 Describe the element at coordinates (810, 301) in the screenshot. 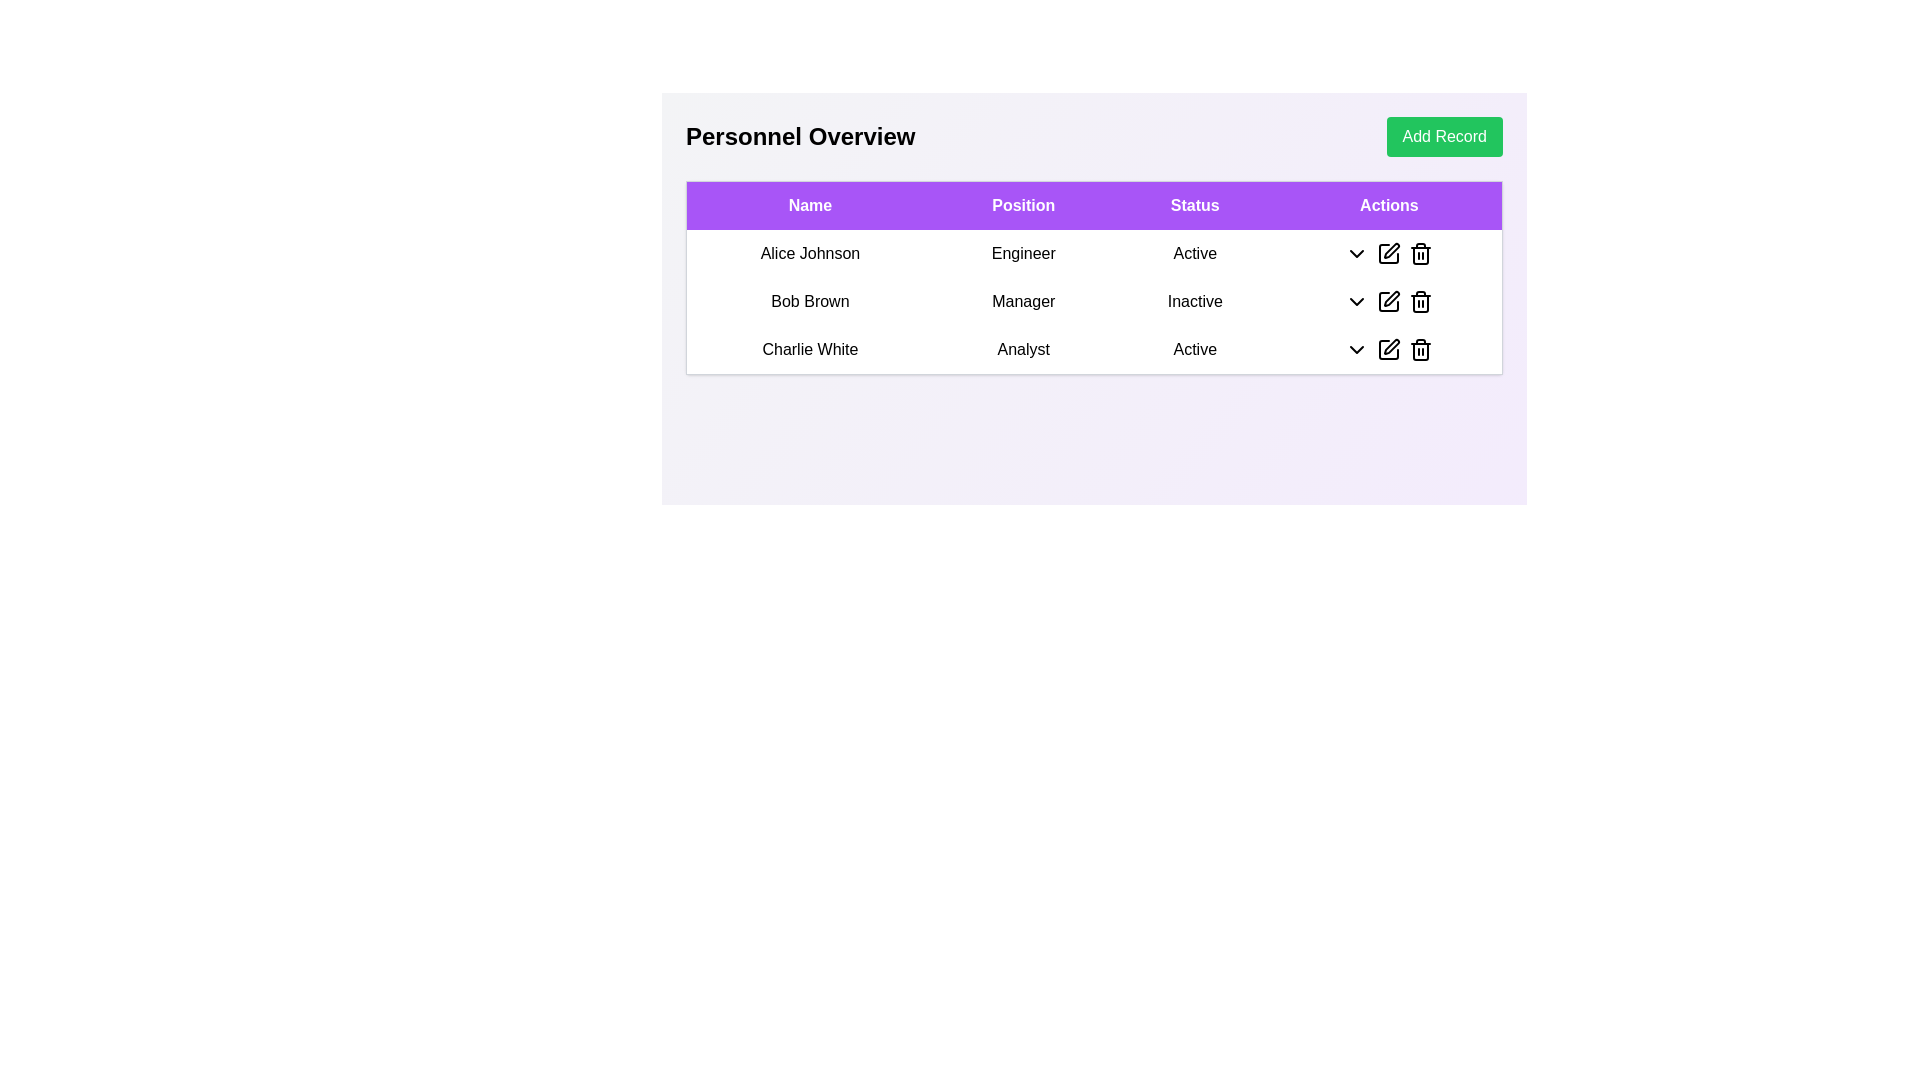

I see `the text entry 'Bob Brown' located in the 'Name' column of the 'Personnel Overview' table` at that location.